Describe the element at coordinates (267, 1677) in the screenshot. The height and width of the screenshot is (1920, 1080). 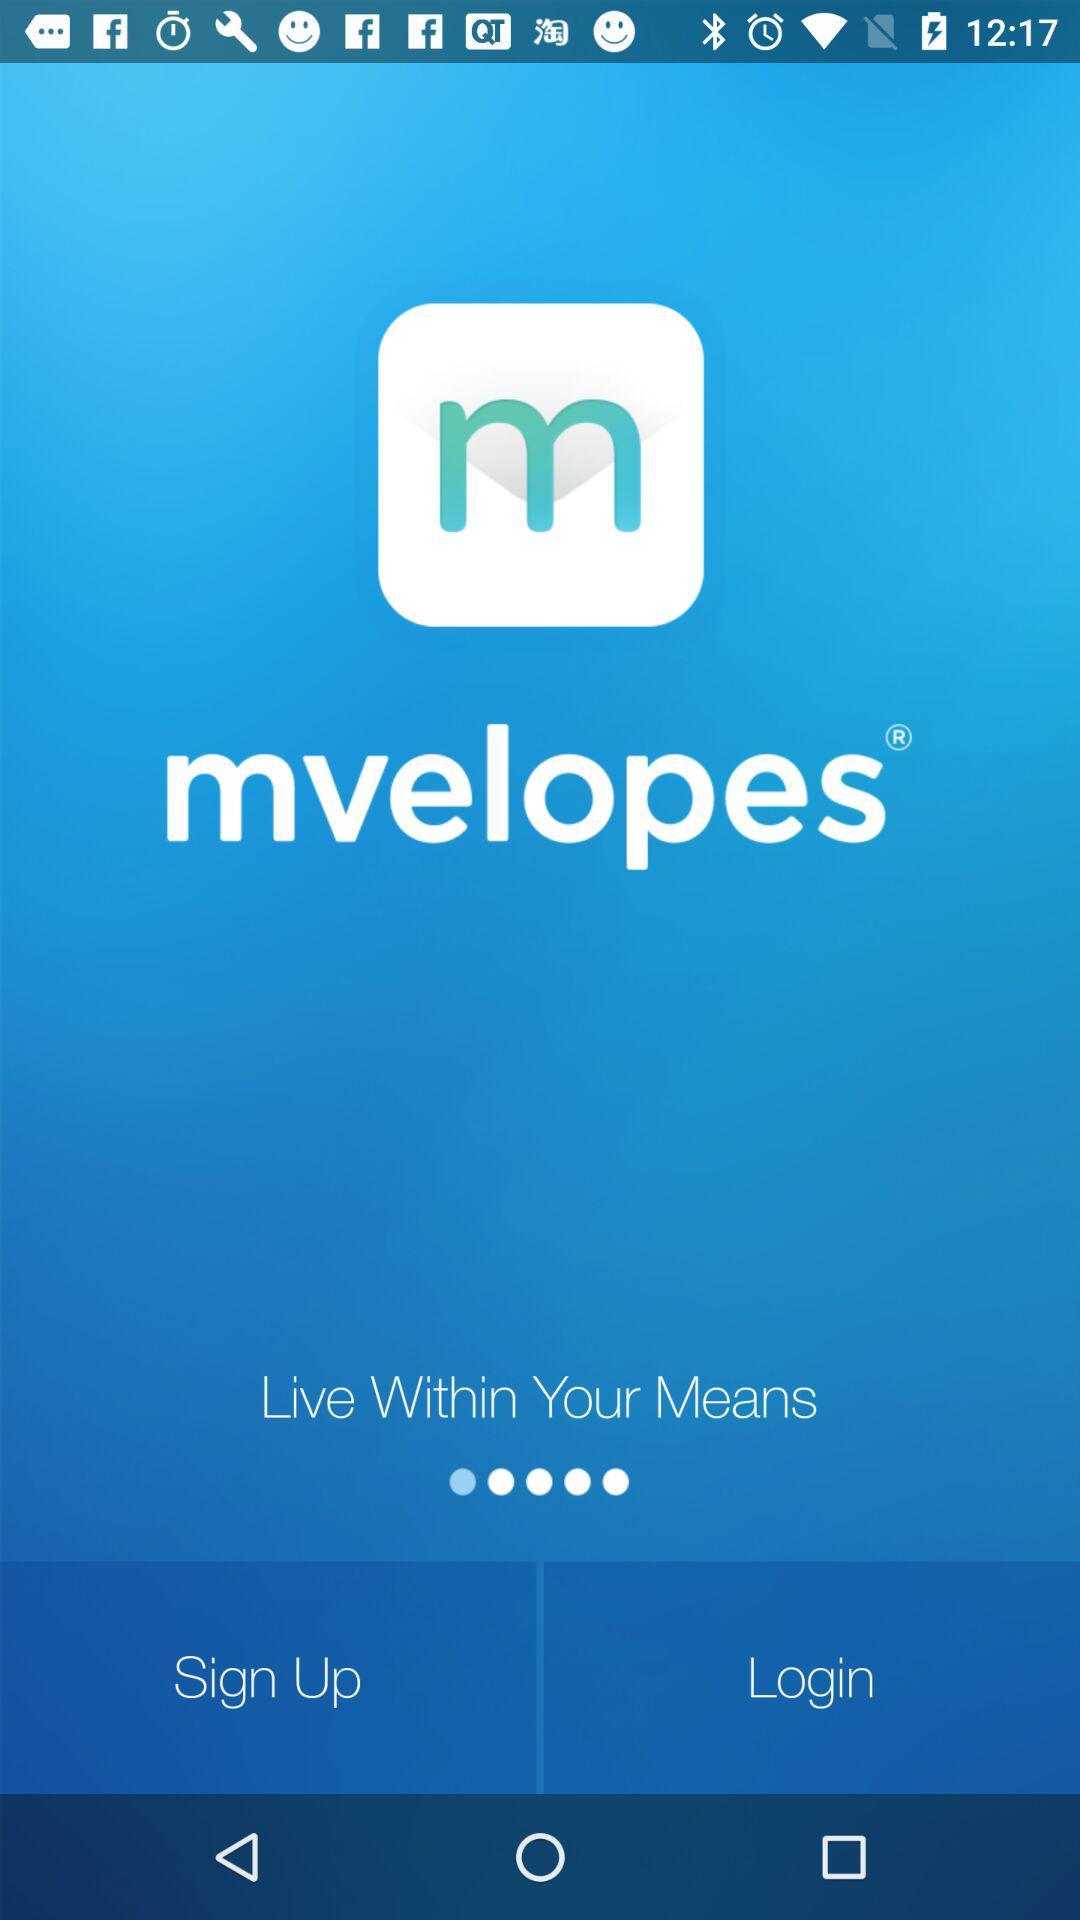
I see `the icon to the left of the login item` at that location.